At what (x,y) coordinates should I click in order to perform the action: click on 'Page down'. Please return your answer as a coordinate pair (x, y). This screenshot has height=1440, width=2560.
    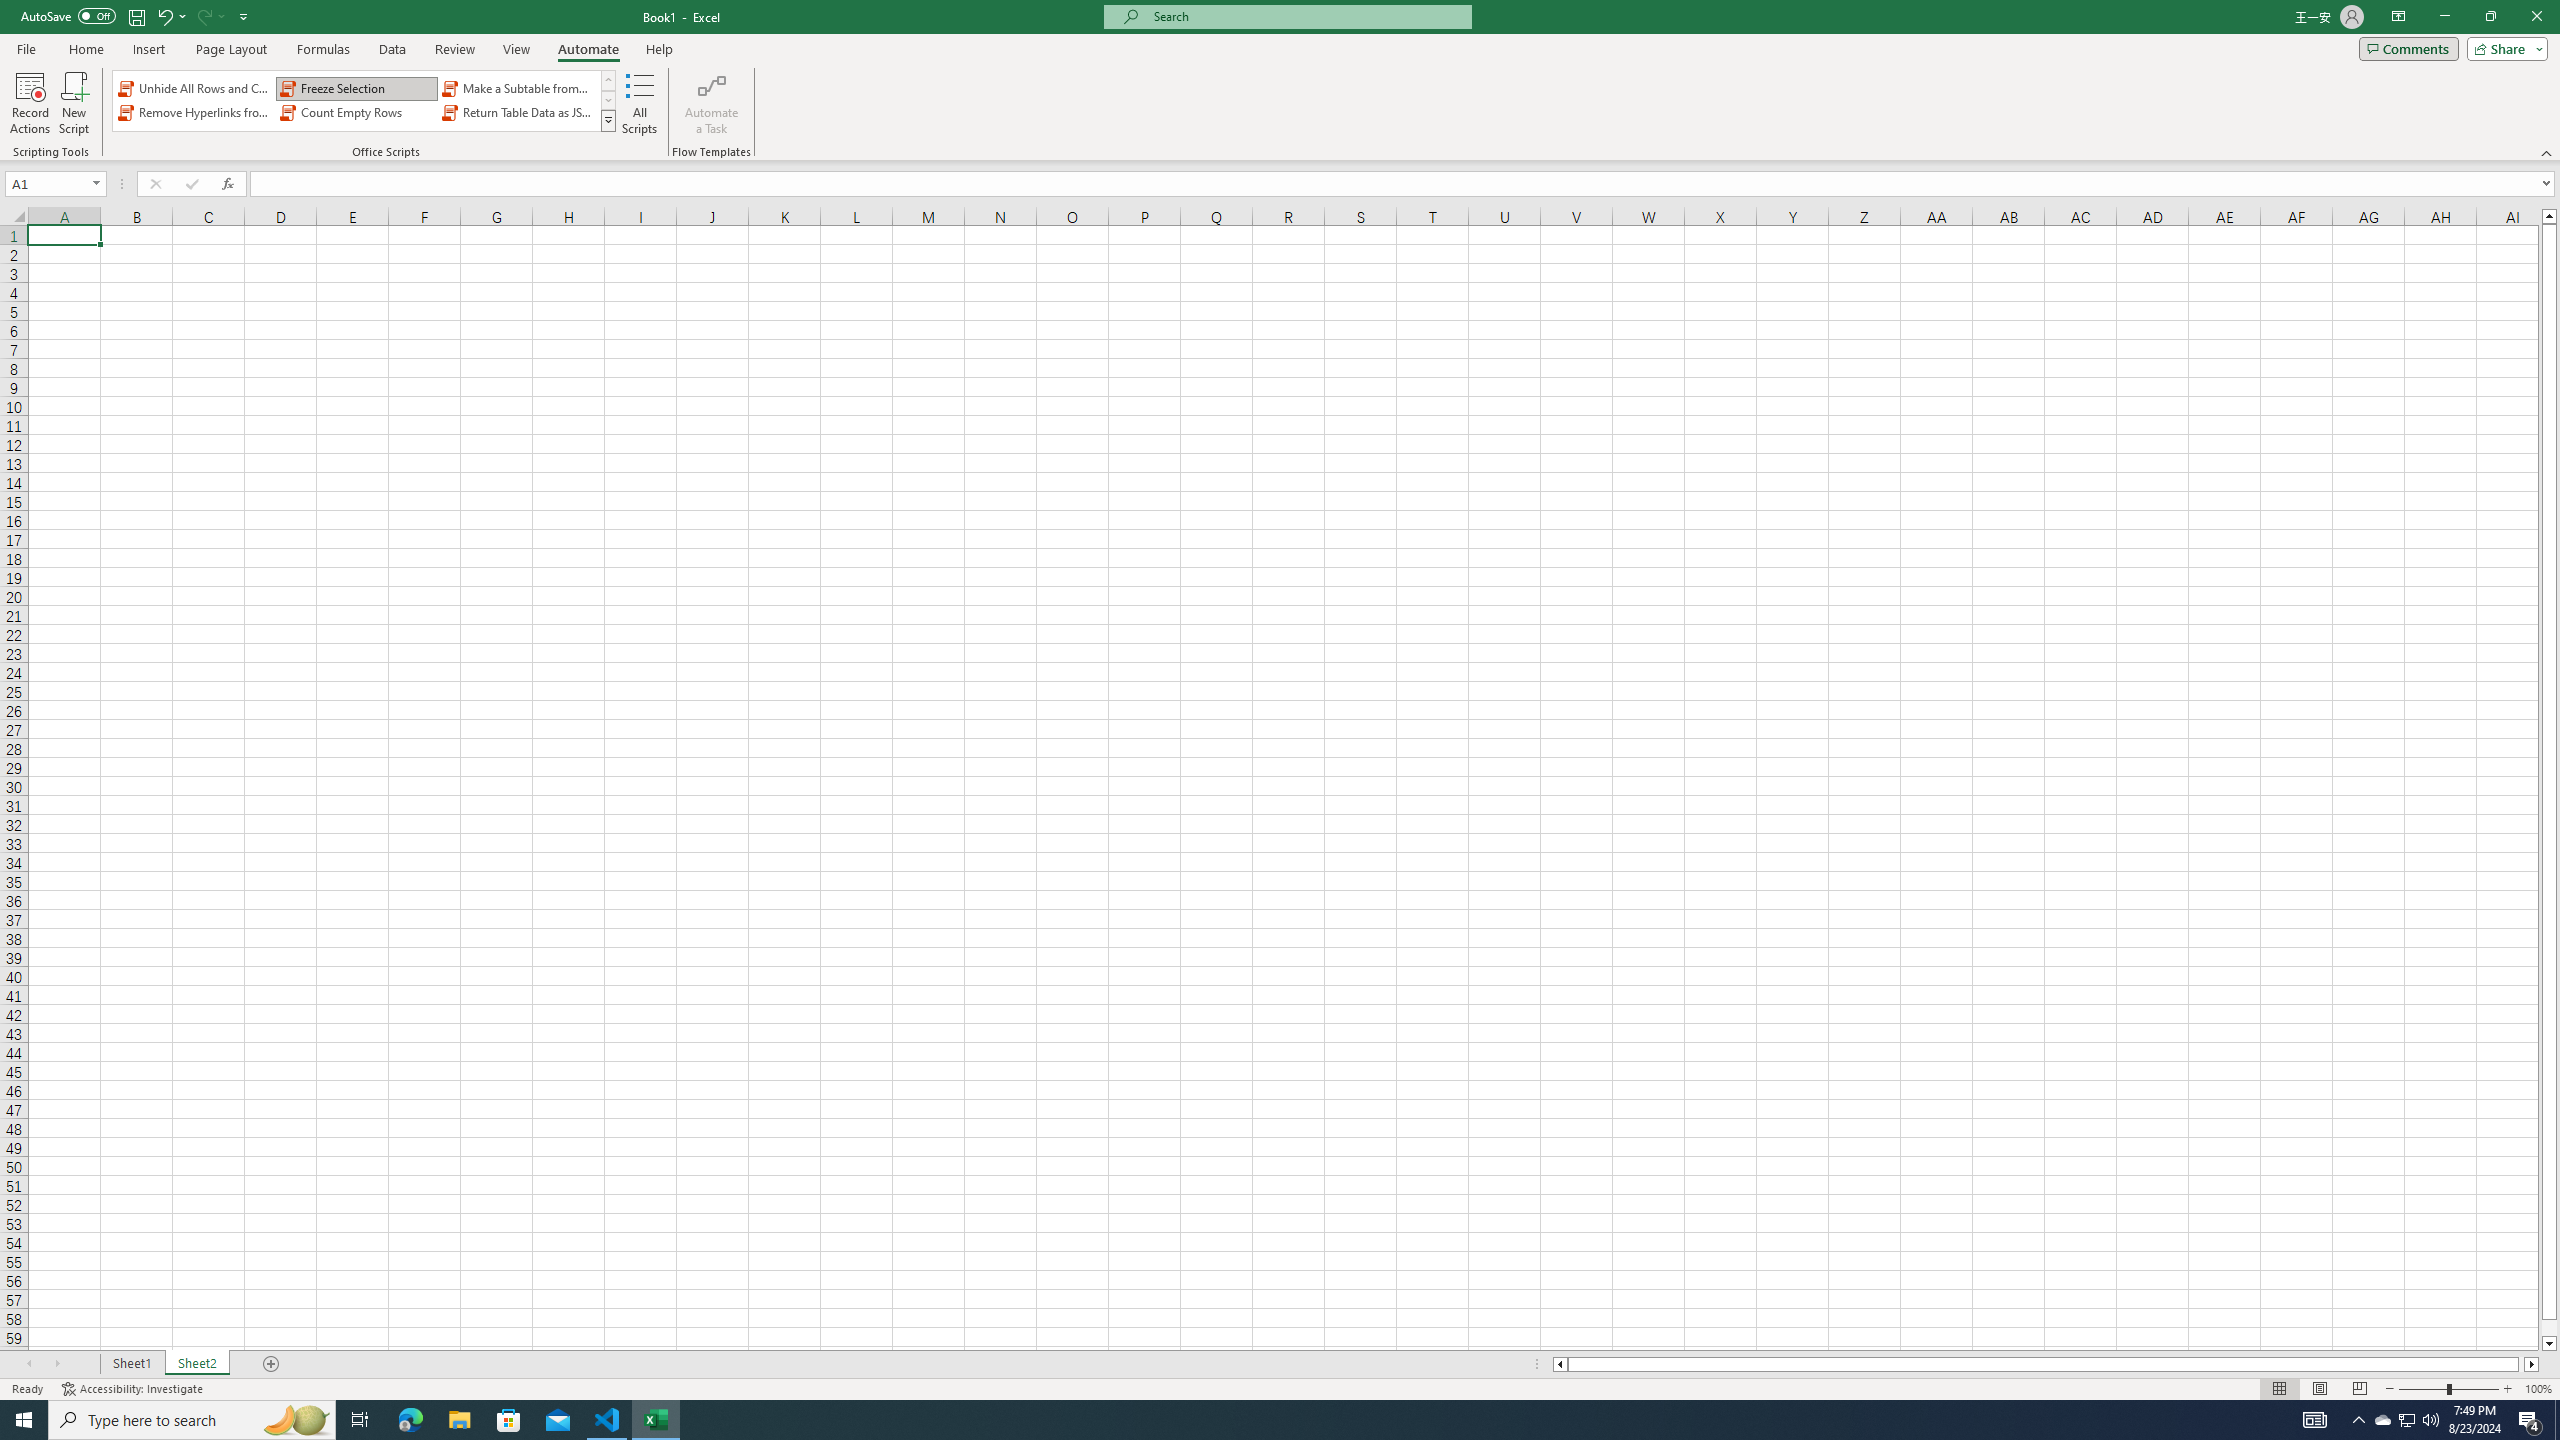
    Looking at the image, I should click on (2548, 1328).